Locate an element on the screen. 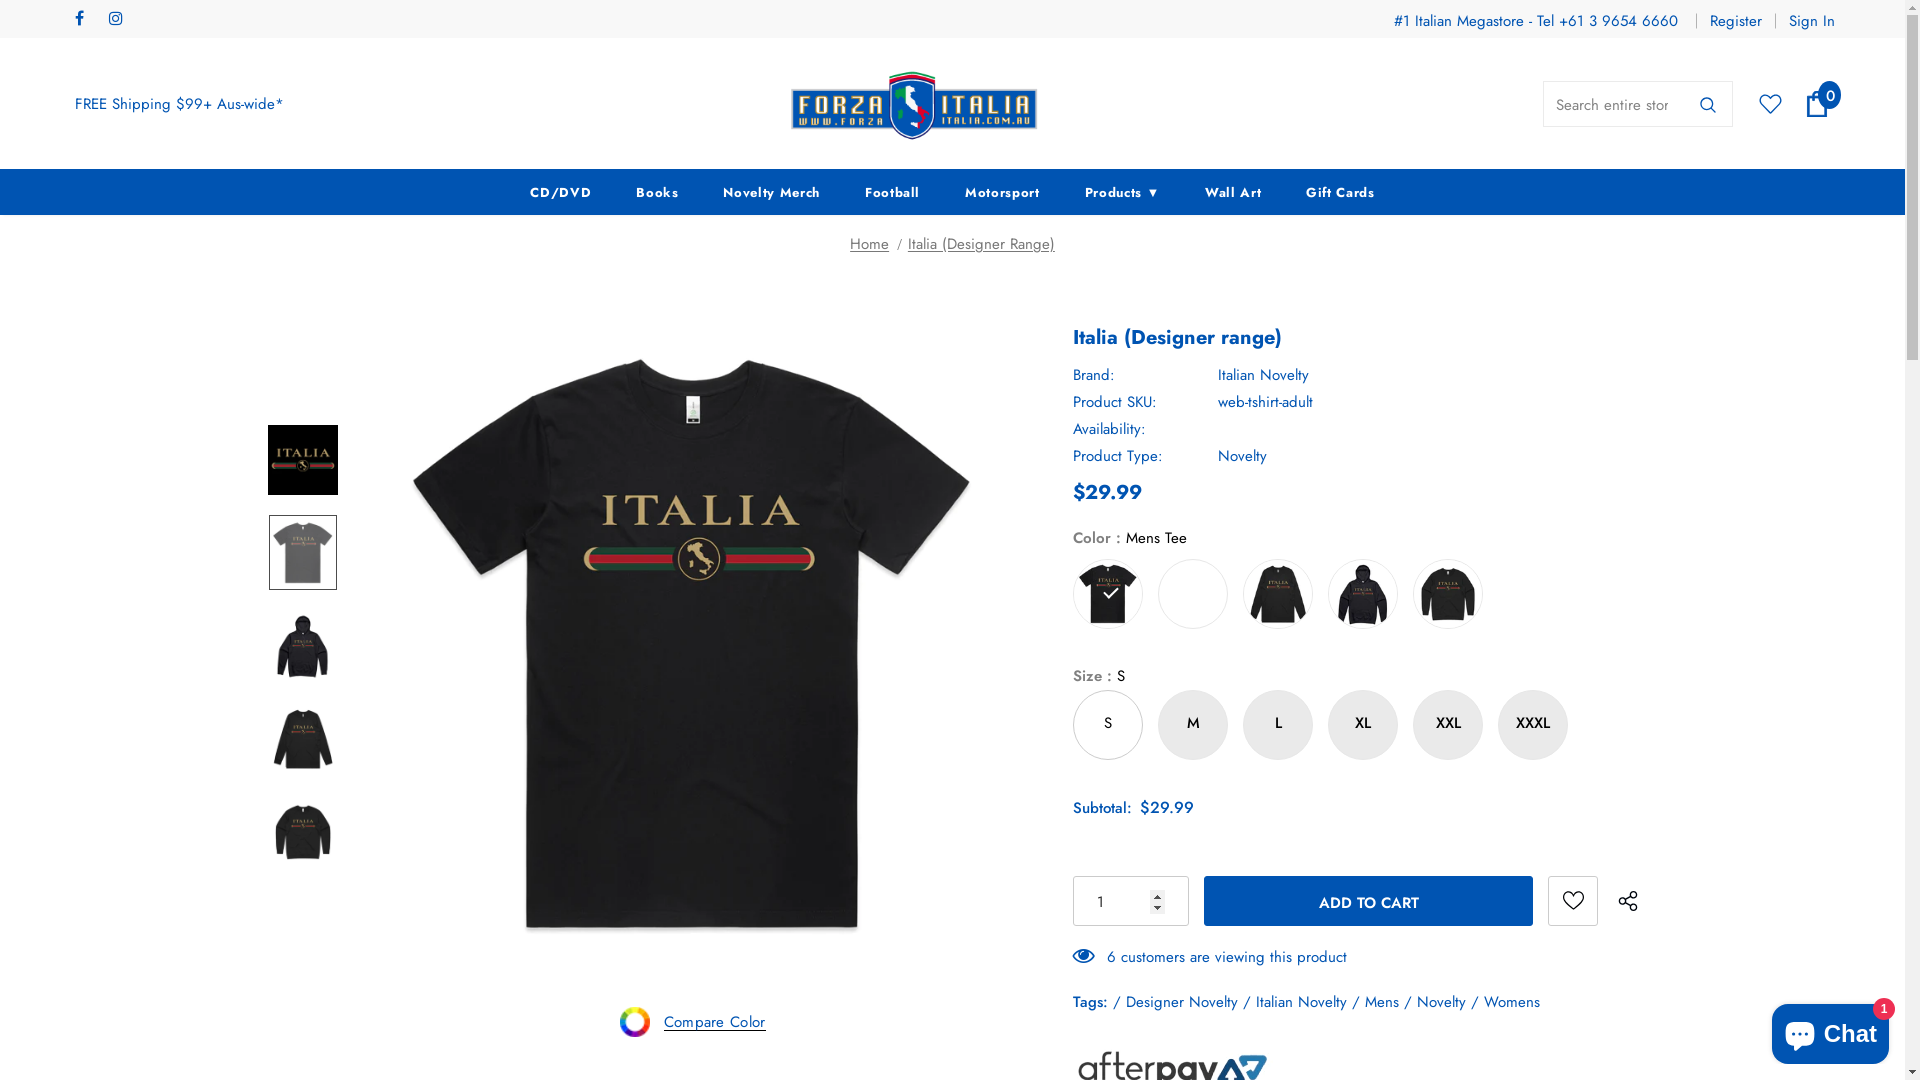 The image size is (1920, 1080). 'Home' is located at coordinates (869, 243).